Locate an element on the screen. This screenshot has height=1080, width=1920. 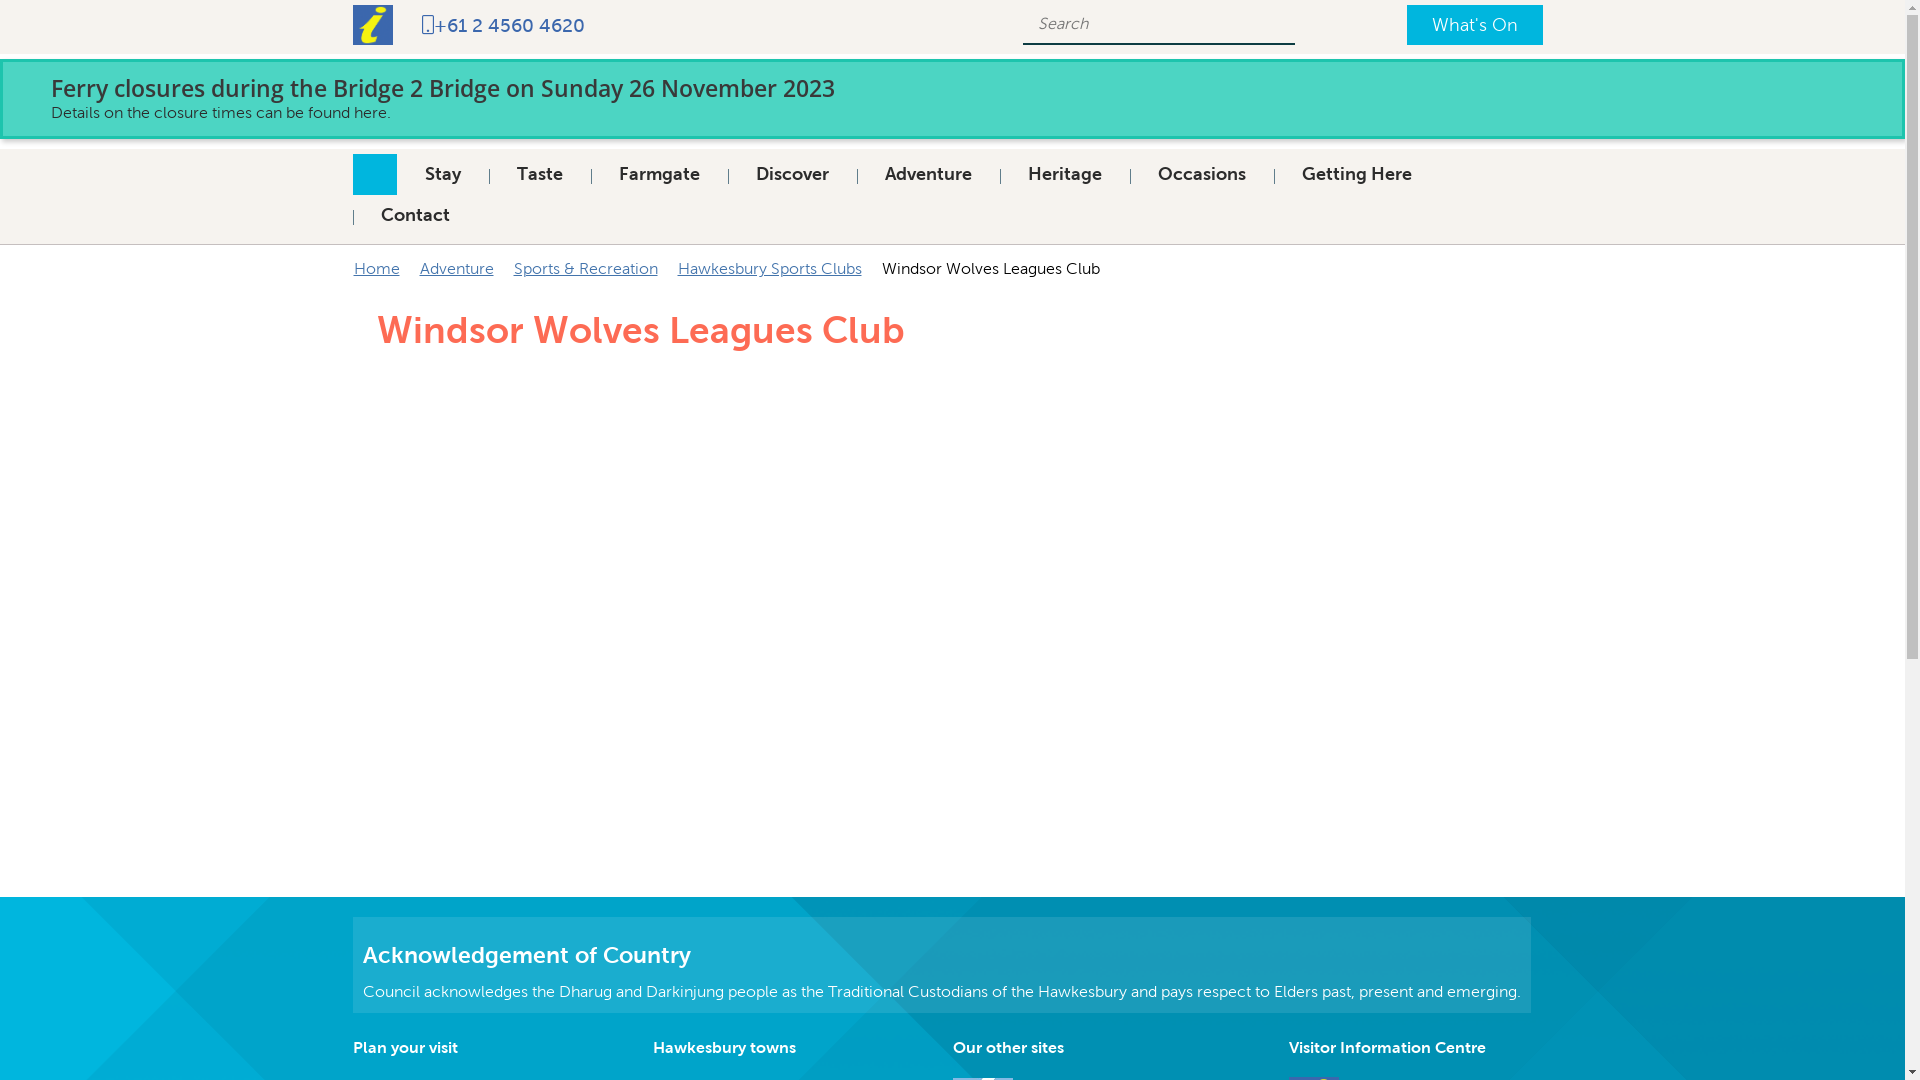
'Adventure' is located at coordinates (855, 173).